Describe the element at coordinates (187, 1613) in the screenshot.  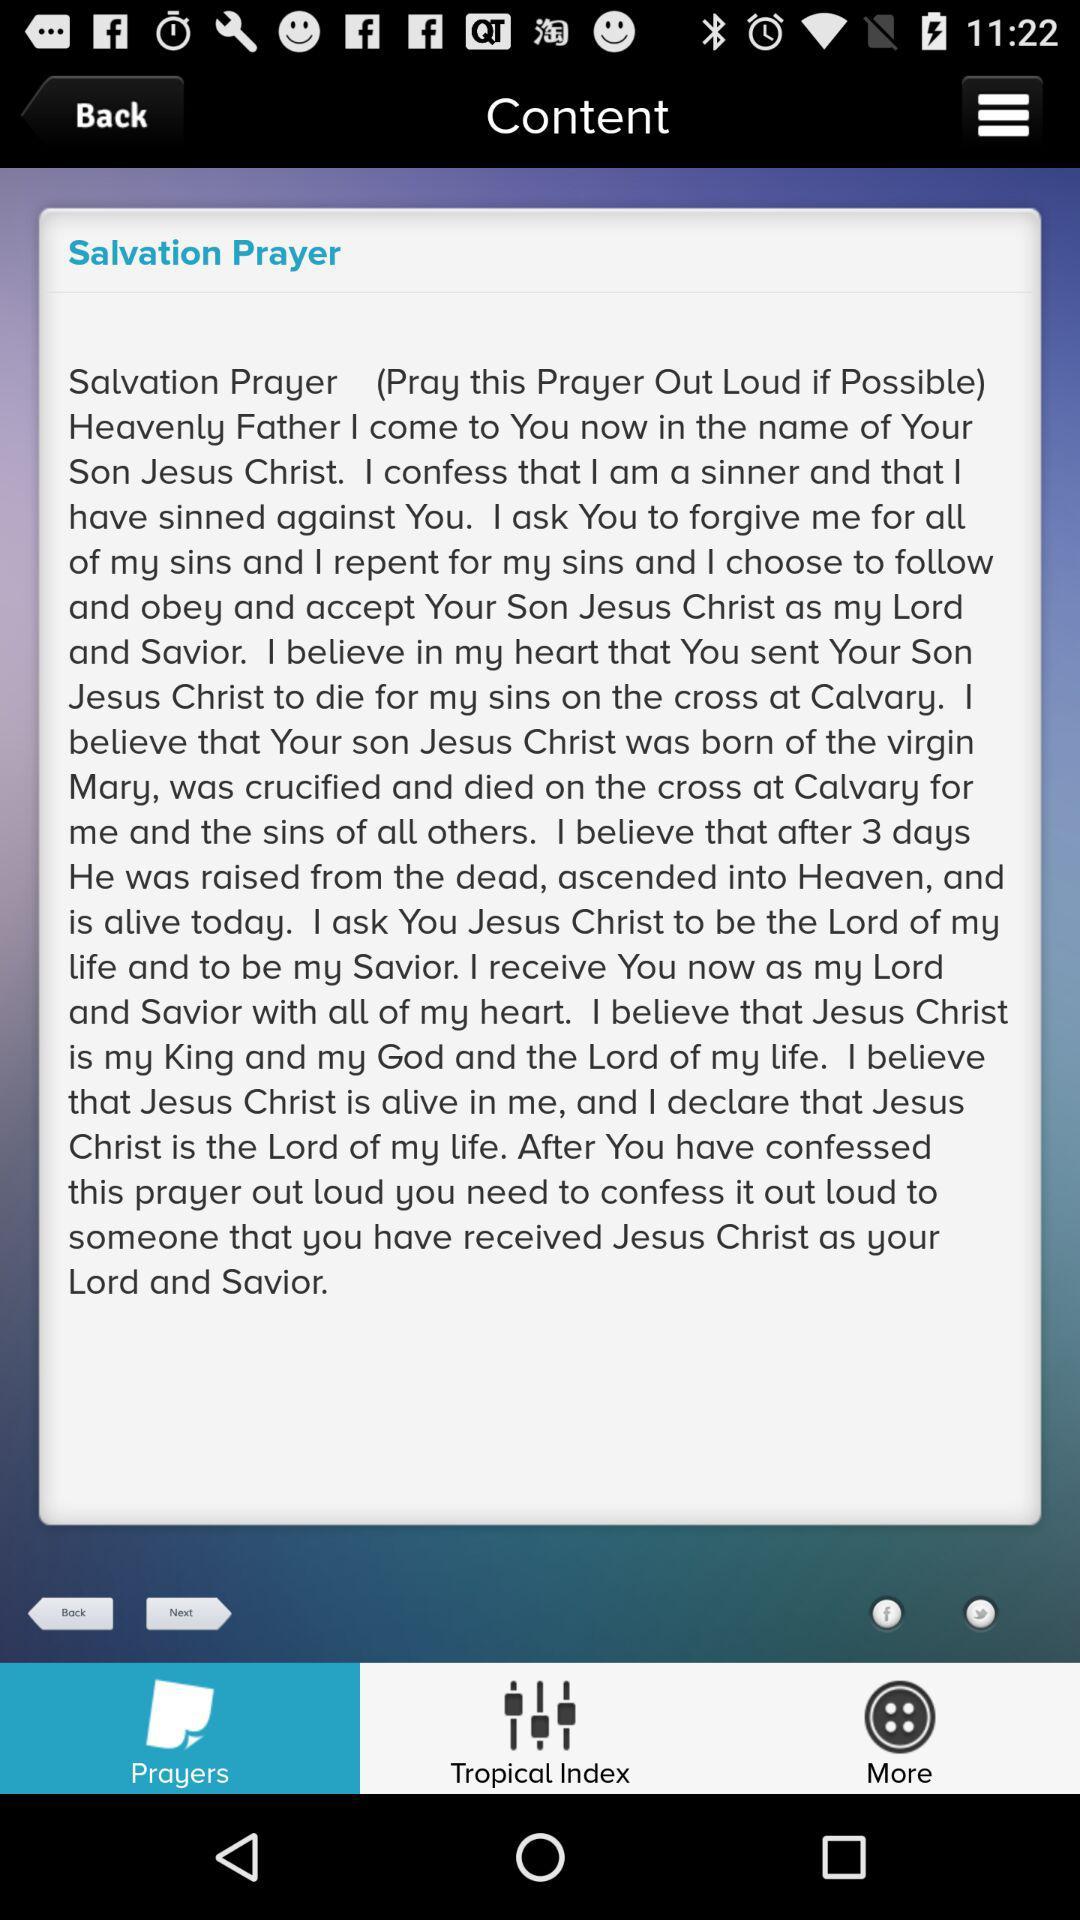
I see `item below salvation prayer pray` at that location.